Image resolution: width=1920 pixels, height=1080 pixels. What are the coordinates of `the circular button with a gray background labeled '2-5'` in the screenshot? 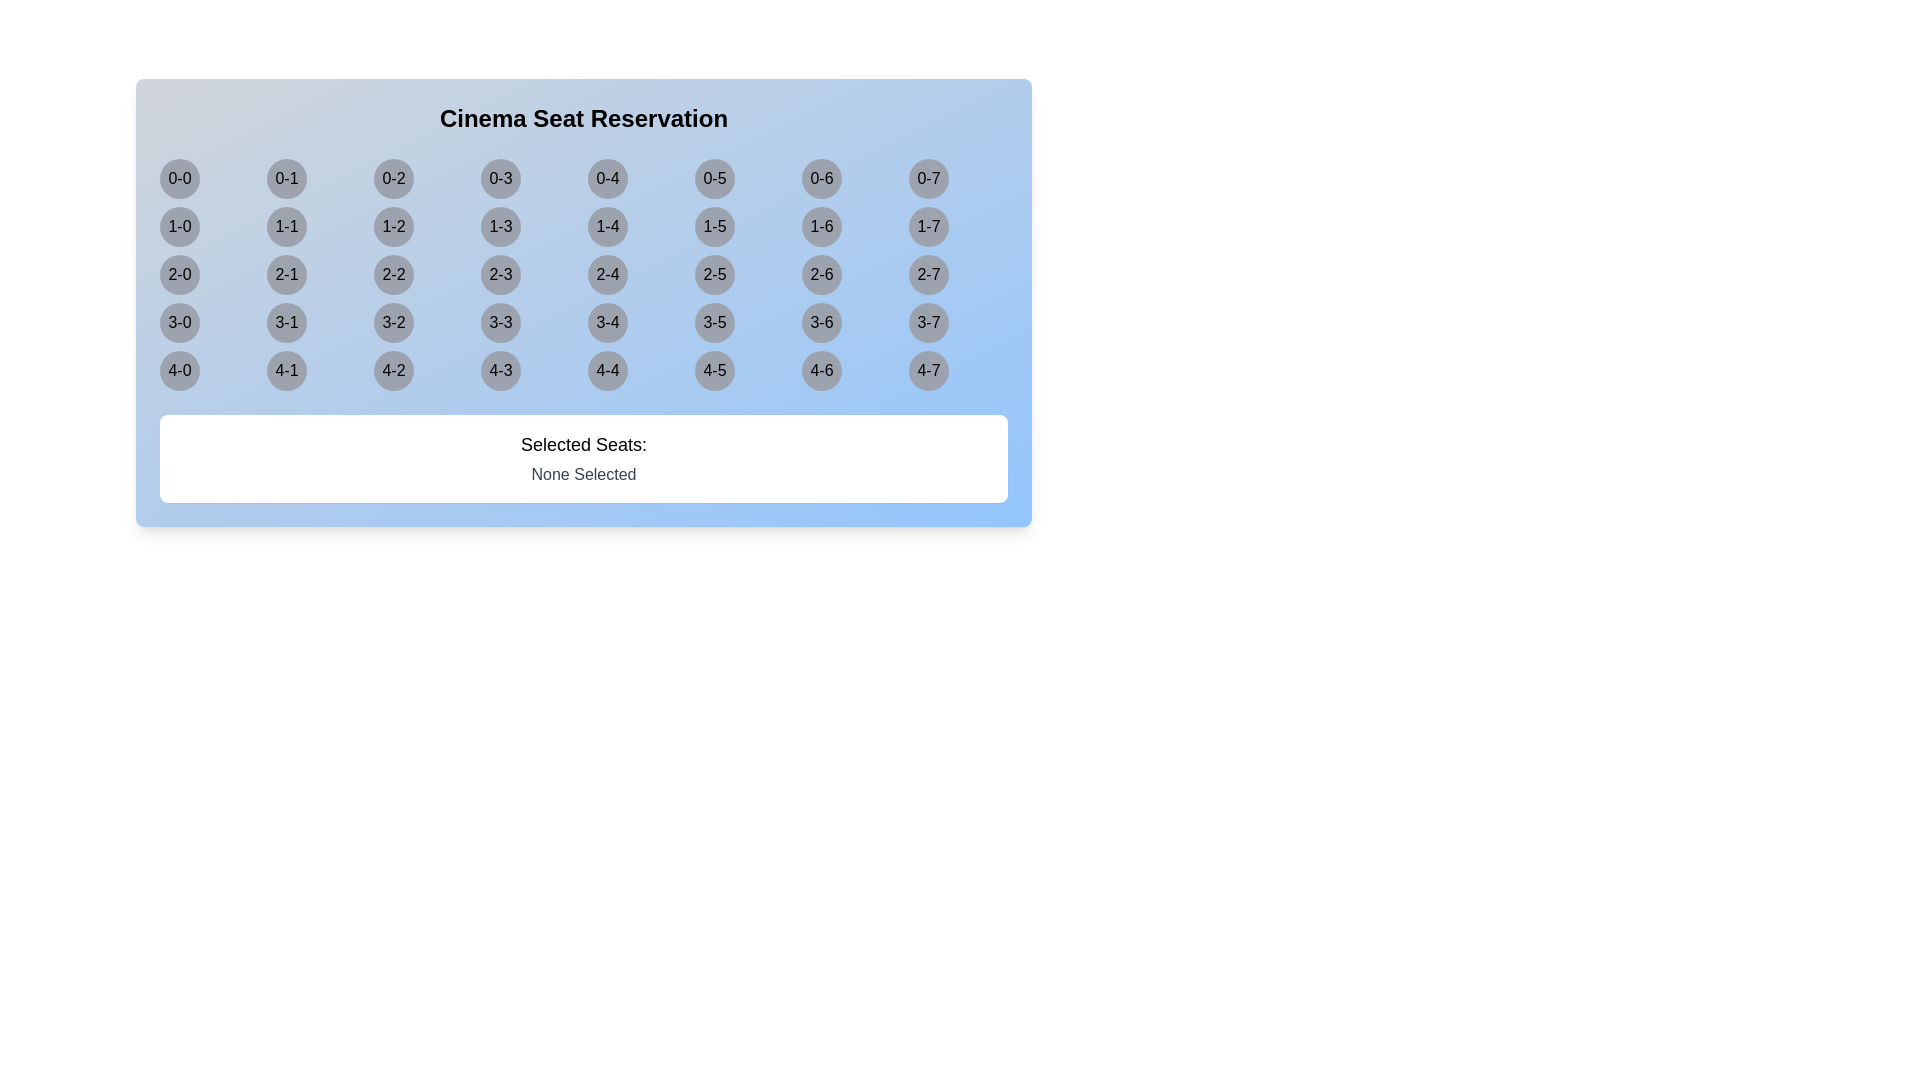 It's located at (715, 274).